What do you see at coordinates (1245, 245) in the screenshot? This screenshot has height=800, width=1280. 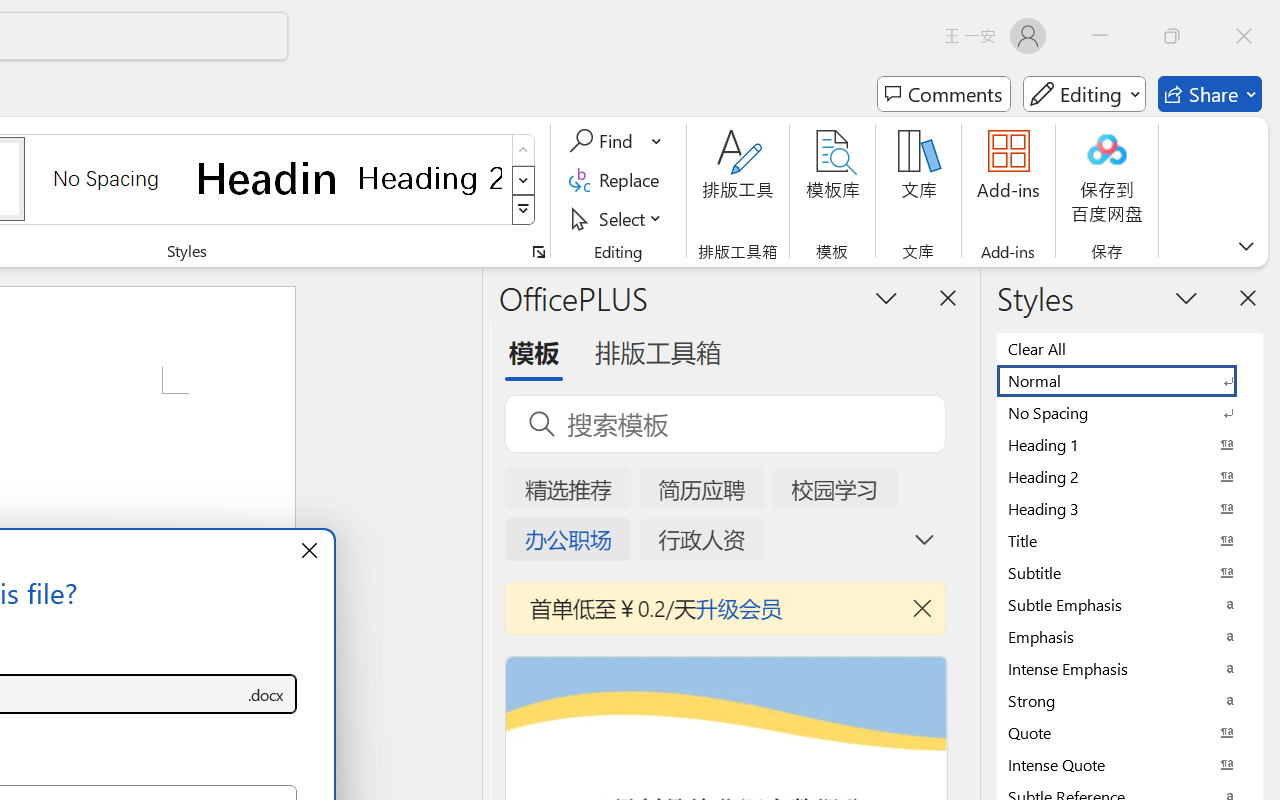 I see `'Ribbon Display Options'` at bounding box center [1245, 245].